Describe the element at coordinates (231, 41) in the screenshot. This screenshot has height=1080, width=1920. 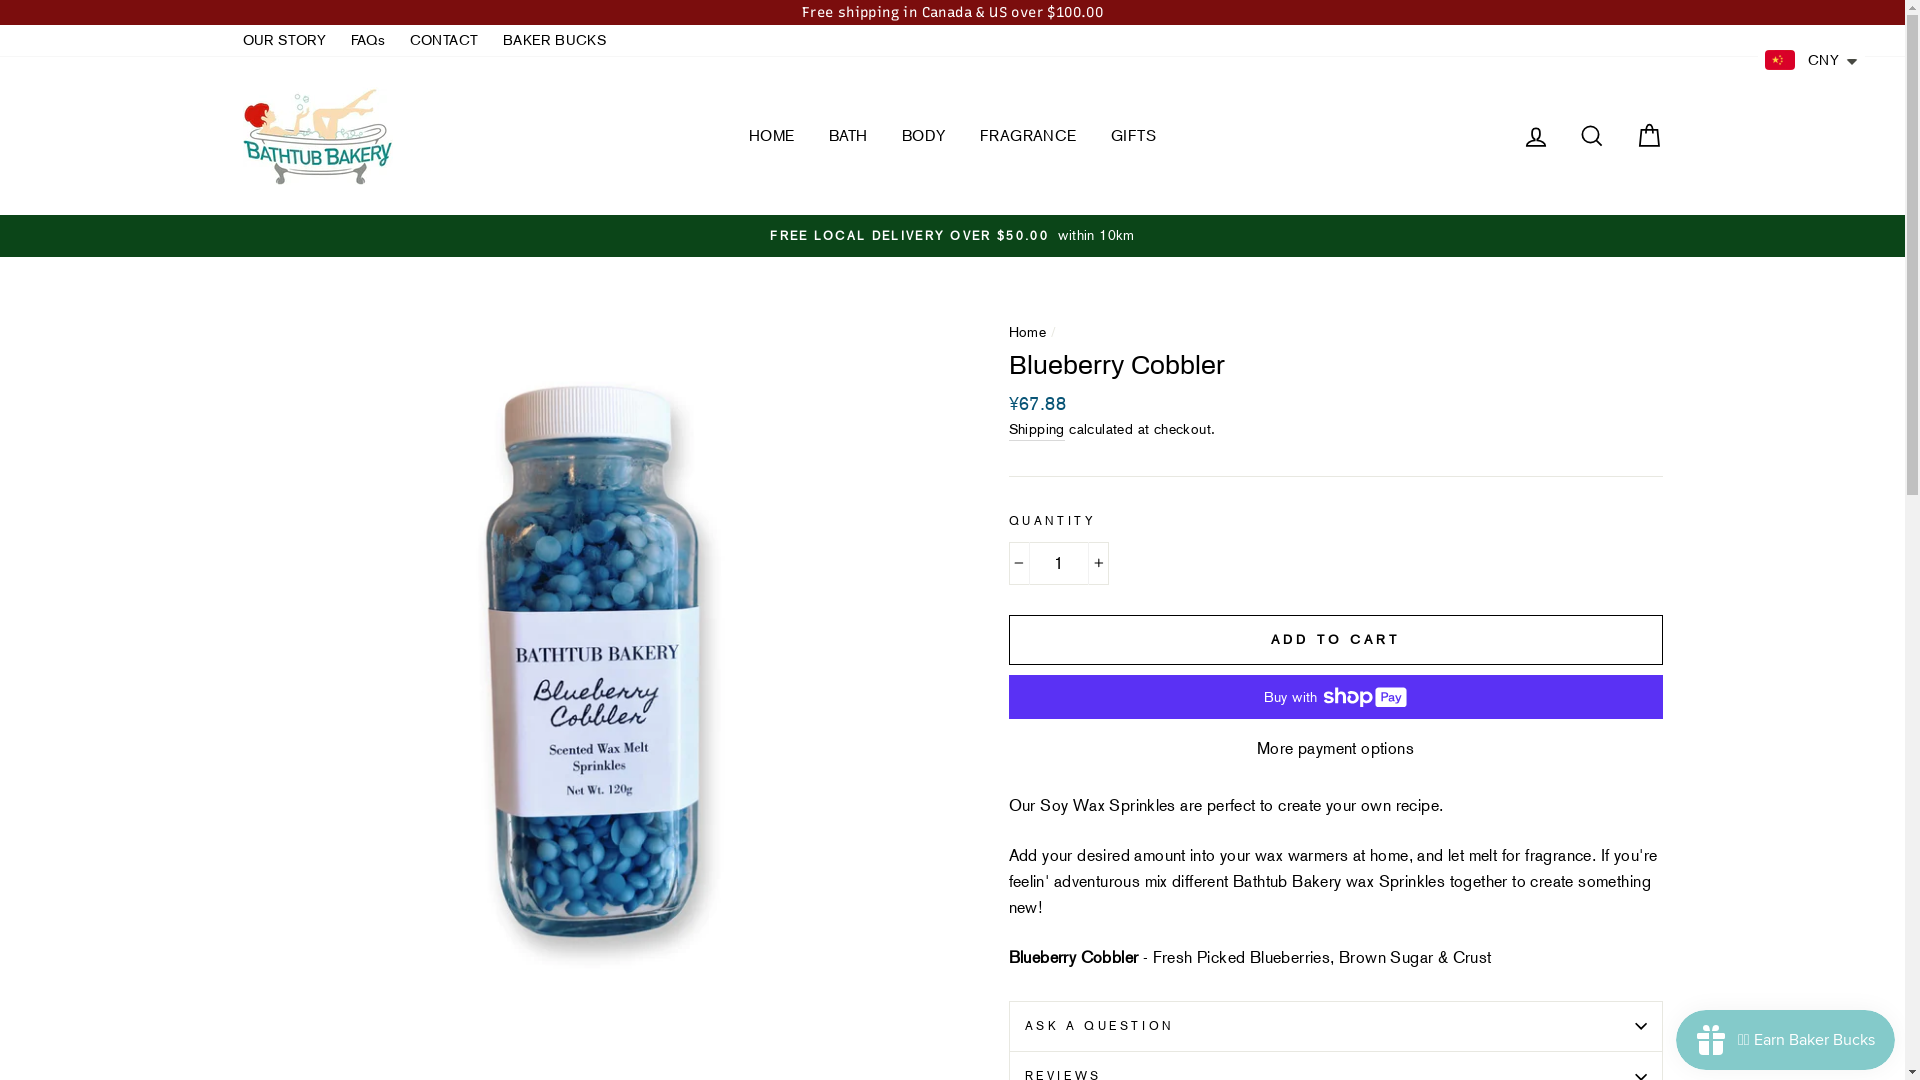
I see `'OUR STORY'` at that location.